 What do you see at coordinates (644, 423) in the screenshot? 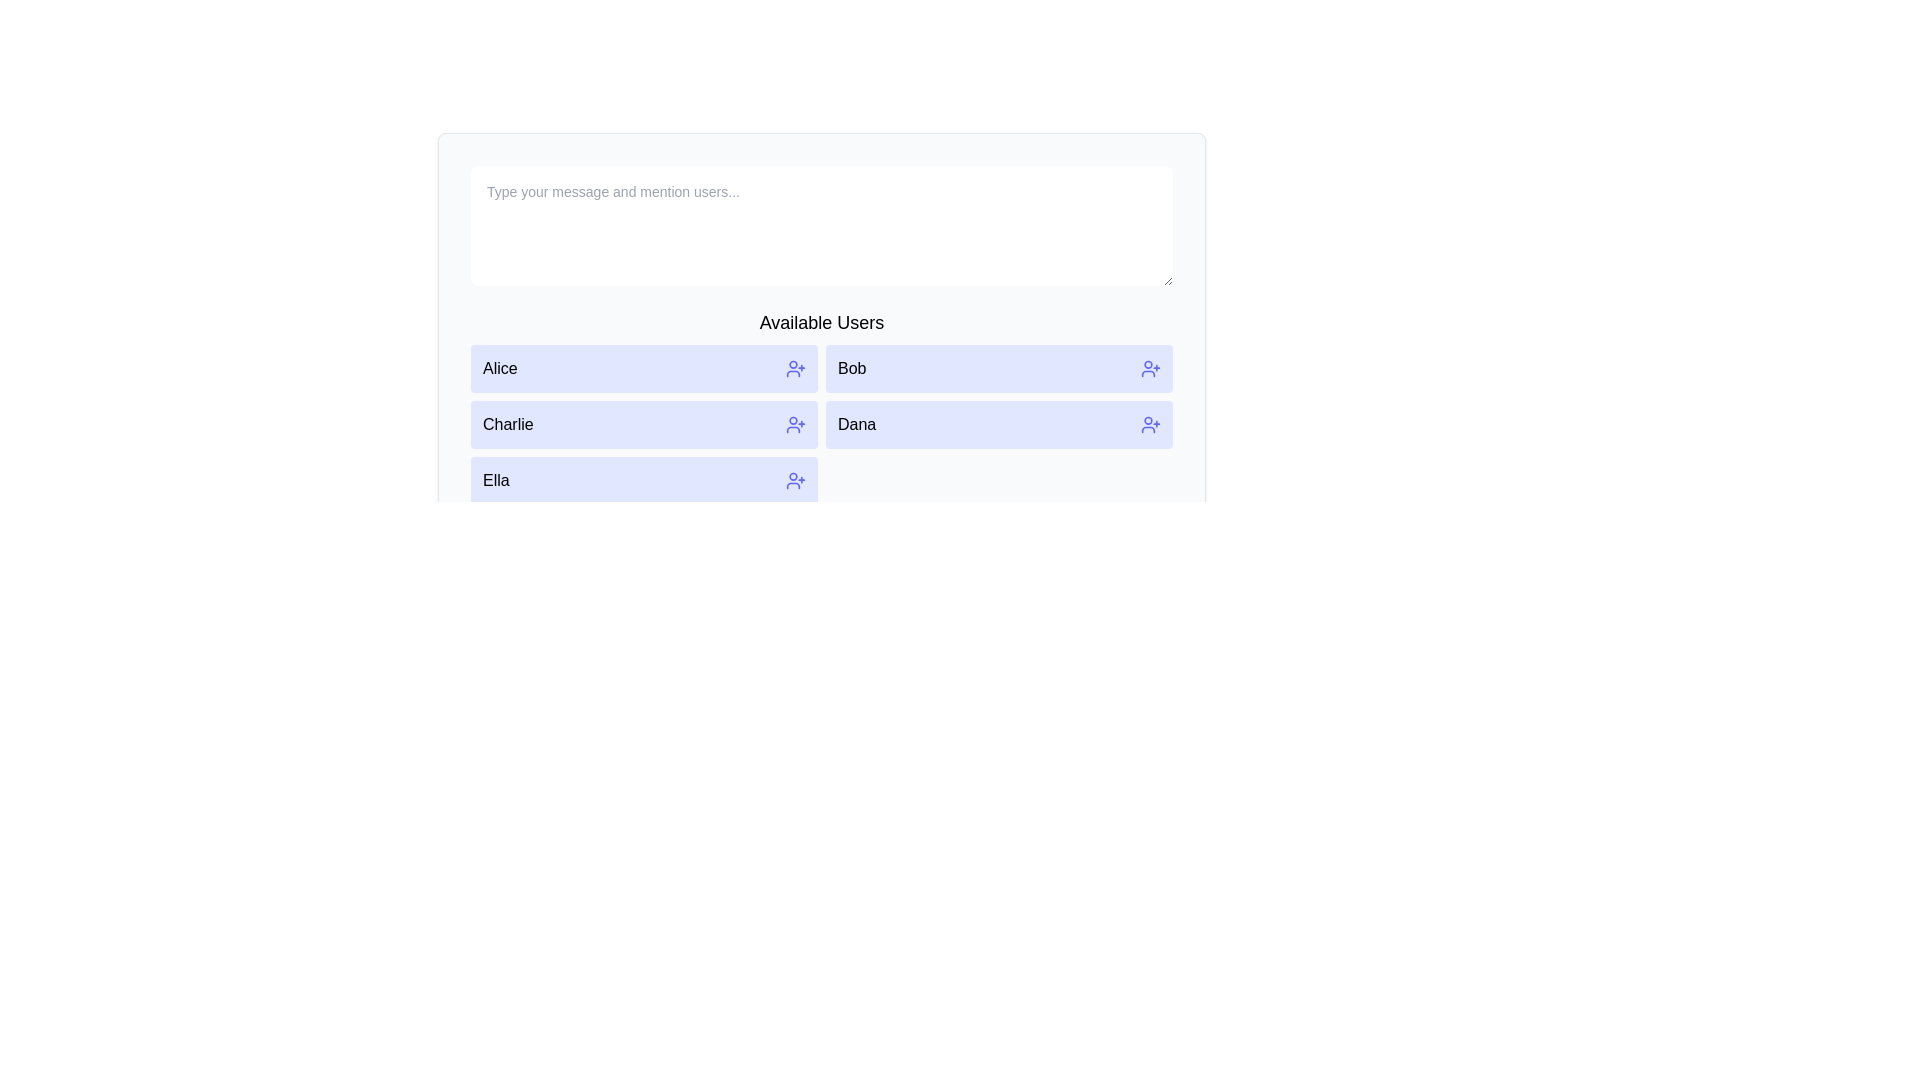
I see `the user card representing 'Charlie'` at bounding box center [644, 423].